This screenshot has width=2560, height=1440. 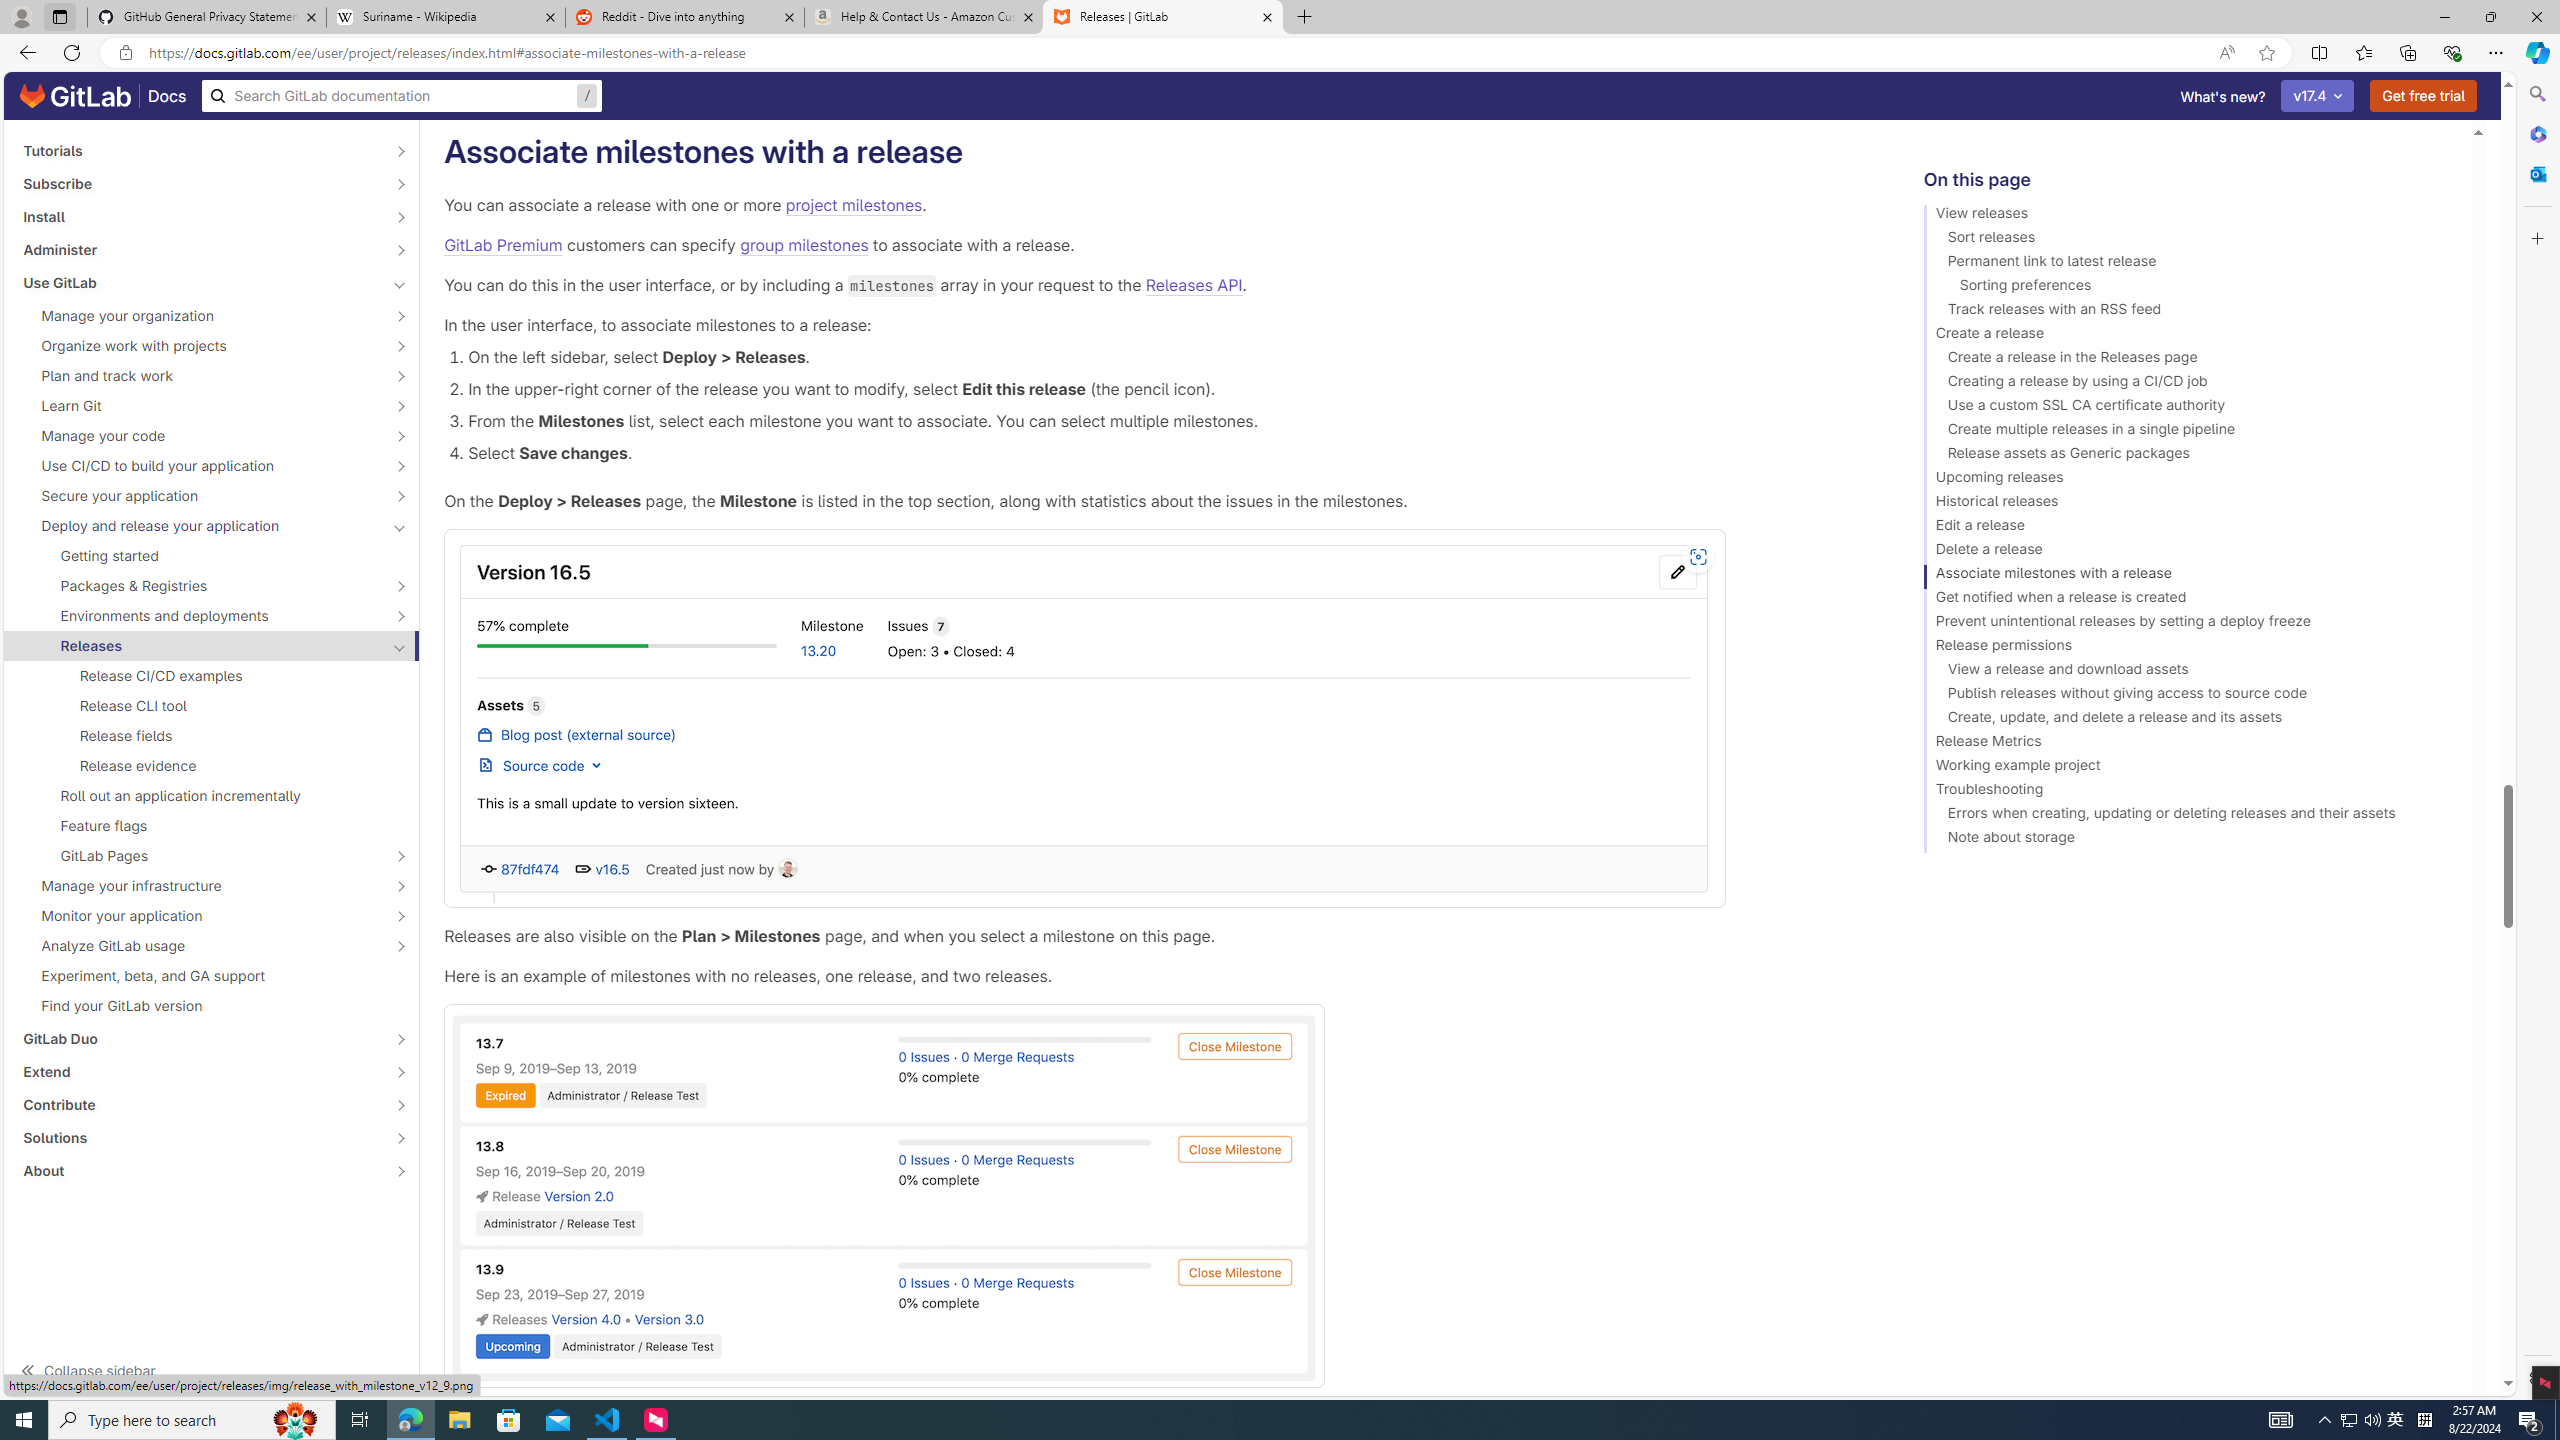 I want to click on 'Publish releases without giving access to source code', so click(x=2188, y=696).